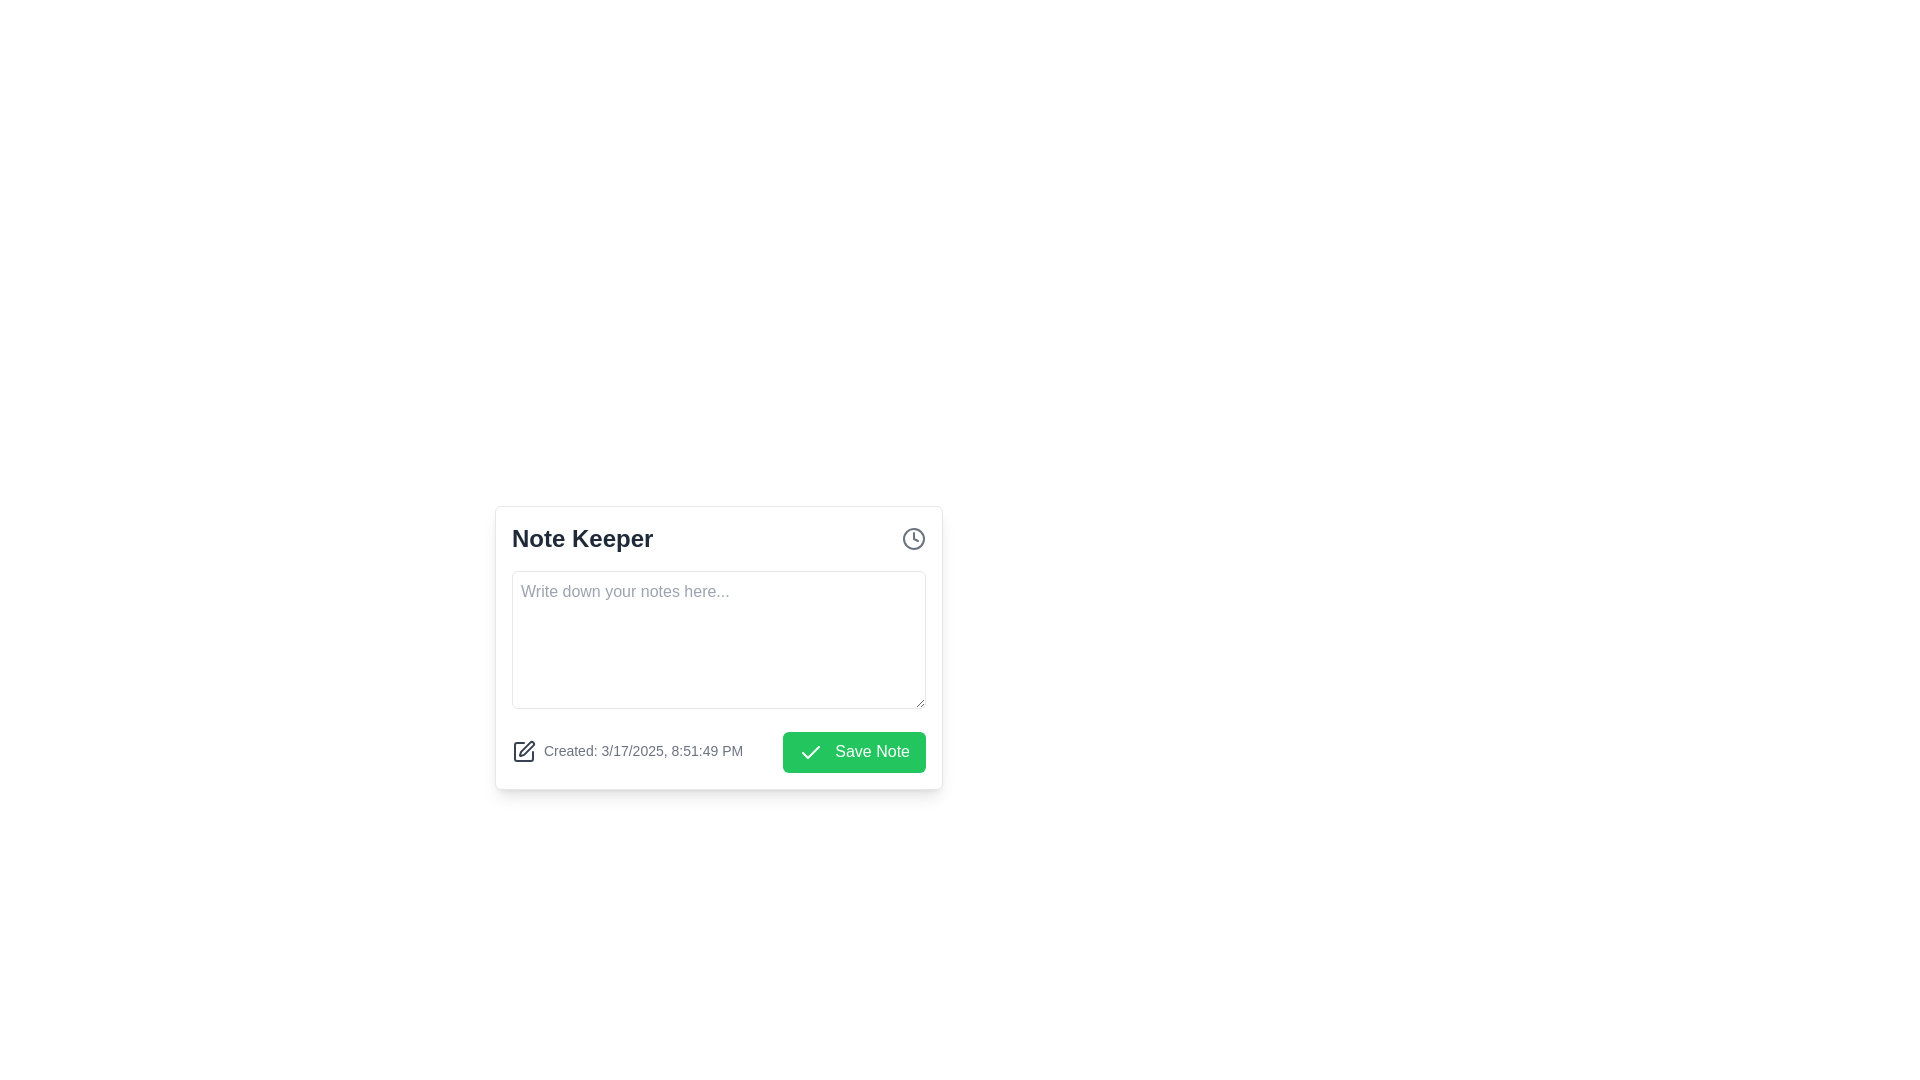  Describe the element at coordinates (912, 538) in the screenshot. I see `the SVG Circle Graphic that serves as the outer boundary of the clock icon in the top right corner of the 'Note Keeper' interface` at that location.